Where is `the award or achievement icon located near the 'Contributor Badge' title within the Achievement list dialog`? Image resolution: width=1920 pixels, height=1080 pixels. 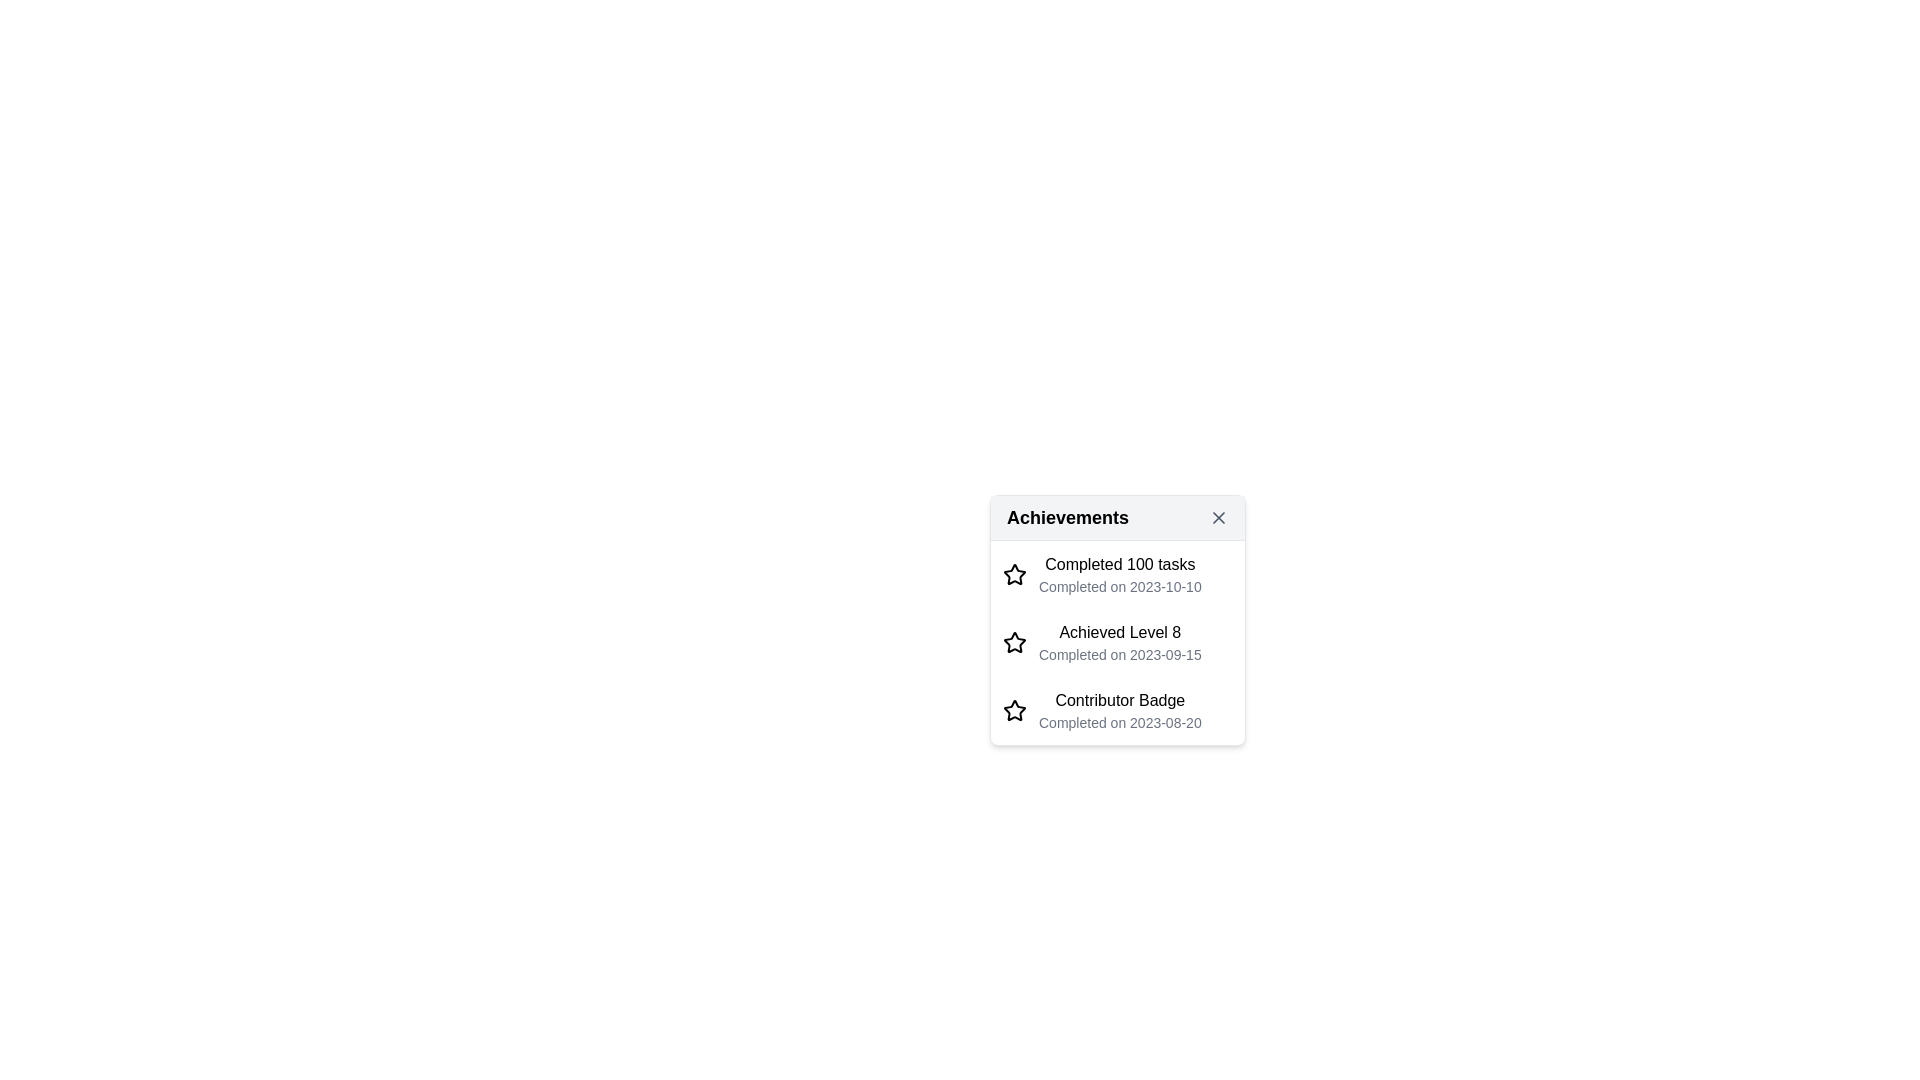 the award or achievement icon located near the 'Contributor Badge' title within the Achievement list dialog is located at coordinates (1014, 708).